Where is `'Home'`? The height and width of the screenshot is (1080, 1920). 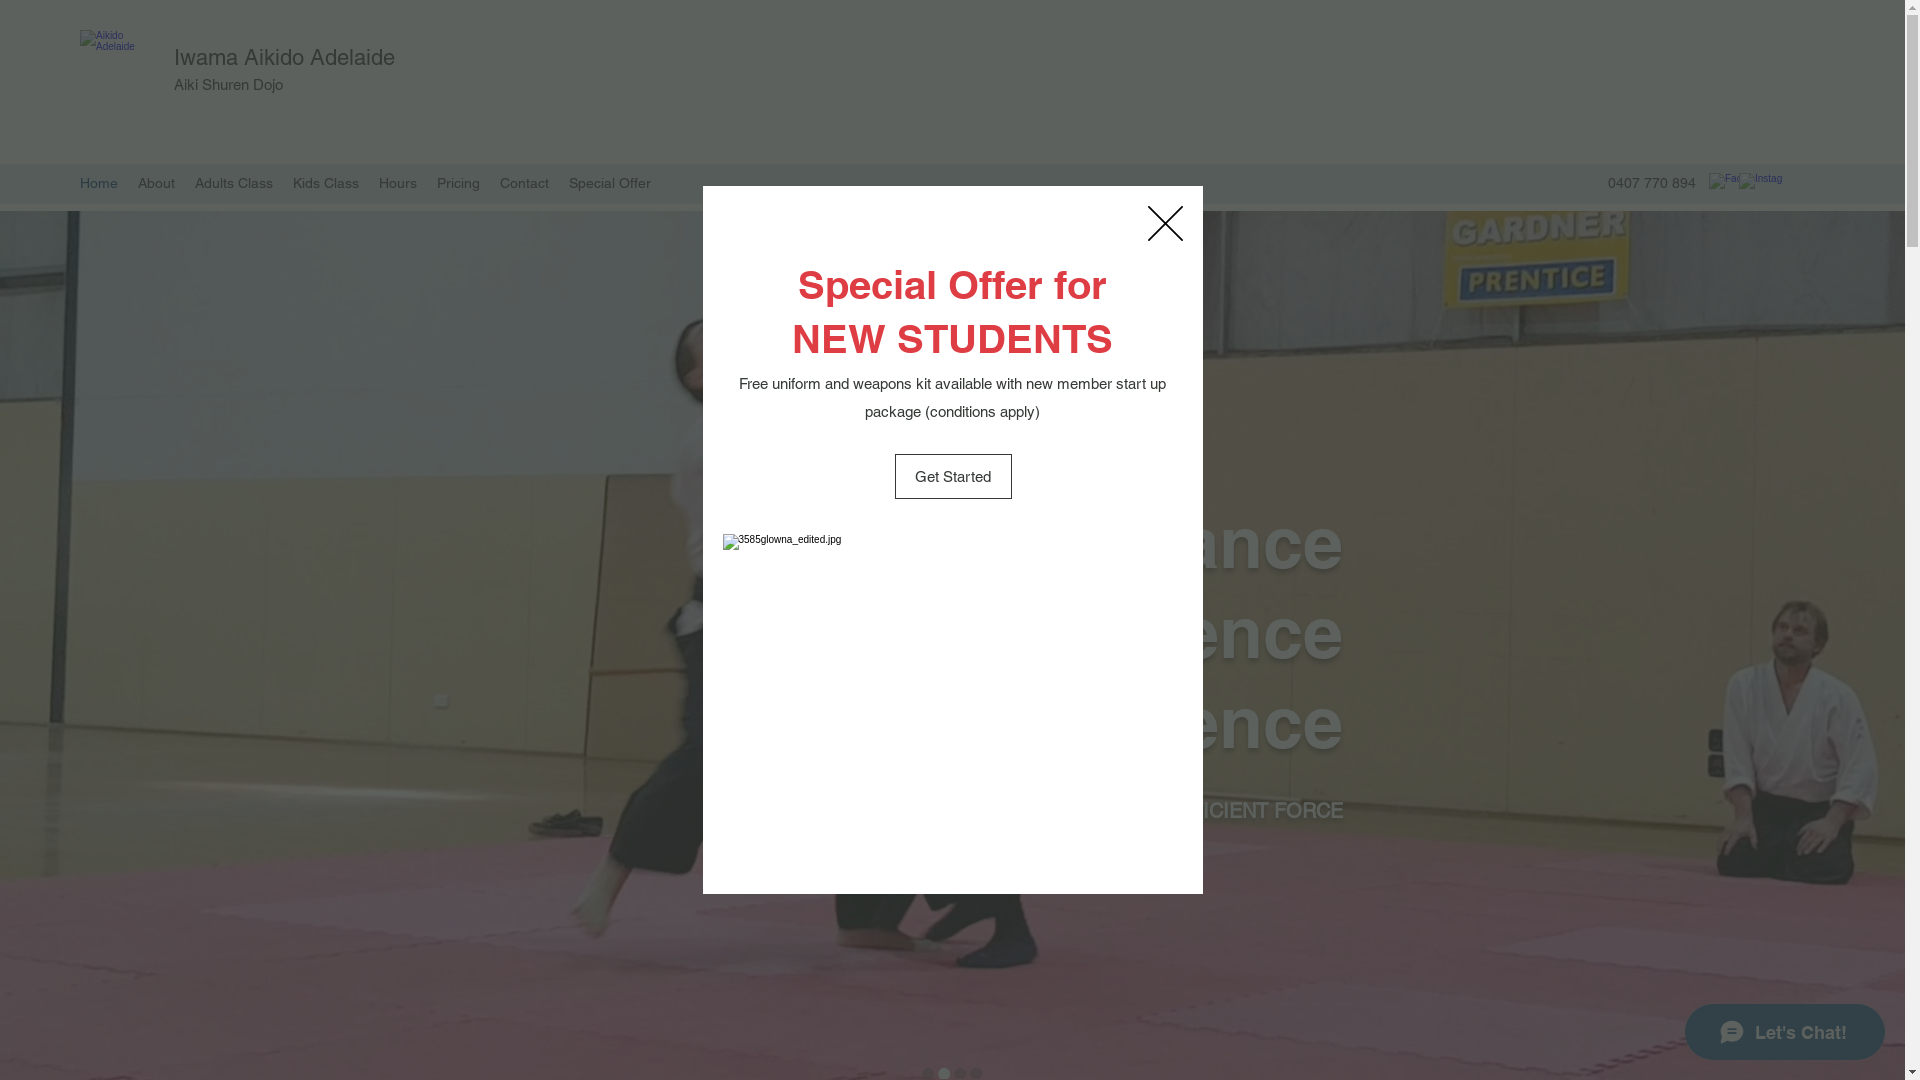
'Home' is located at coordinates (98, 182).